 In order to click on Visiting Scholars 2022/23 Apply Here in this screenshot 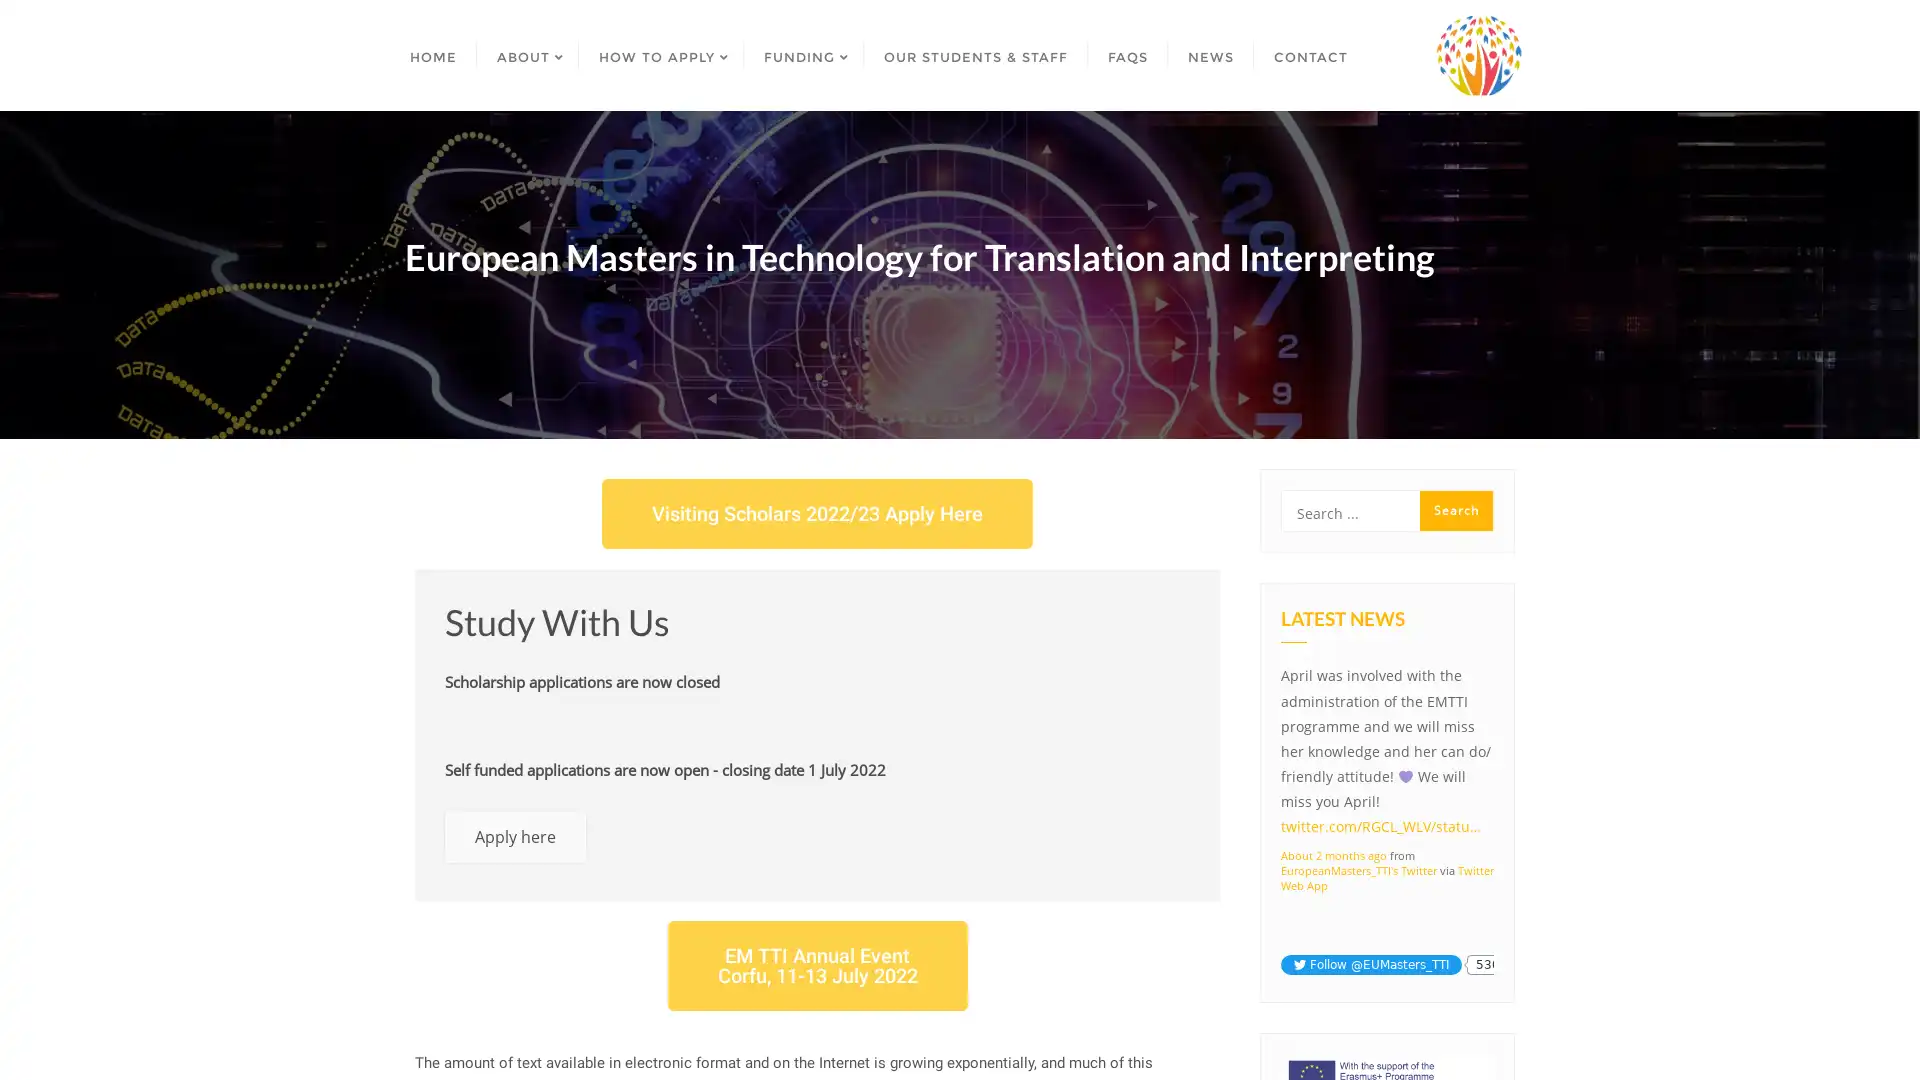, I will do `click(817, 512)`.